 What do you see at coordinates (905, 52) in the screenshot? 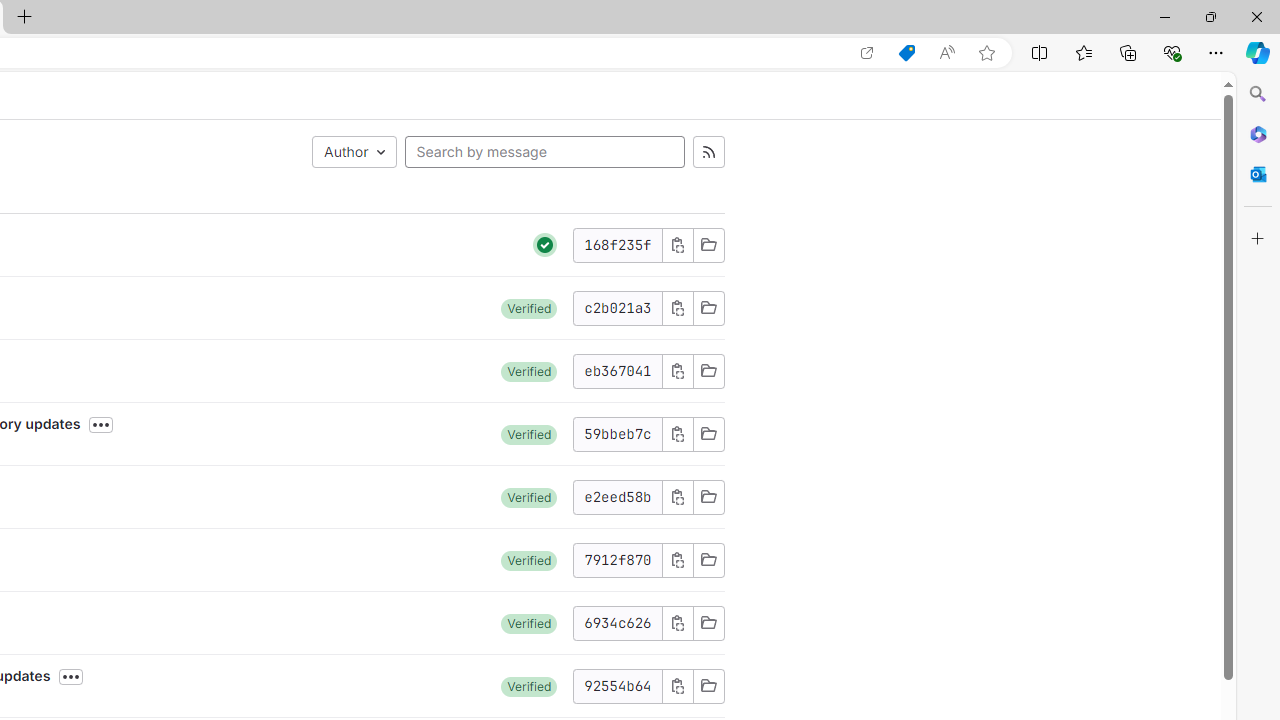
I see `'Shopping in Microsoft Edge'` at bounding box center [905, 52].